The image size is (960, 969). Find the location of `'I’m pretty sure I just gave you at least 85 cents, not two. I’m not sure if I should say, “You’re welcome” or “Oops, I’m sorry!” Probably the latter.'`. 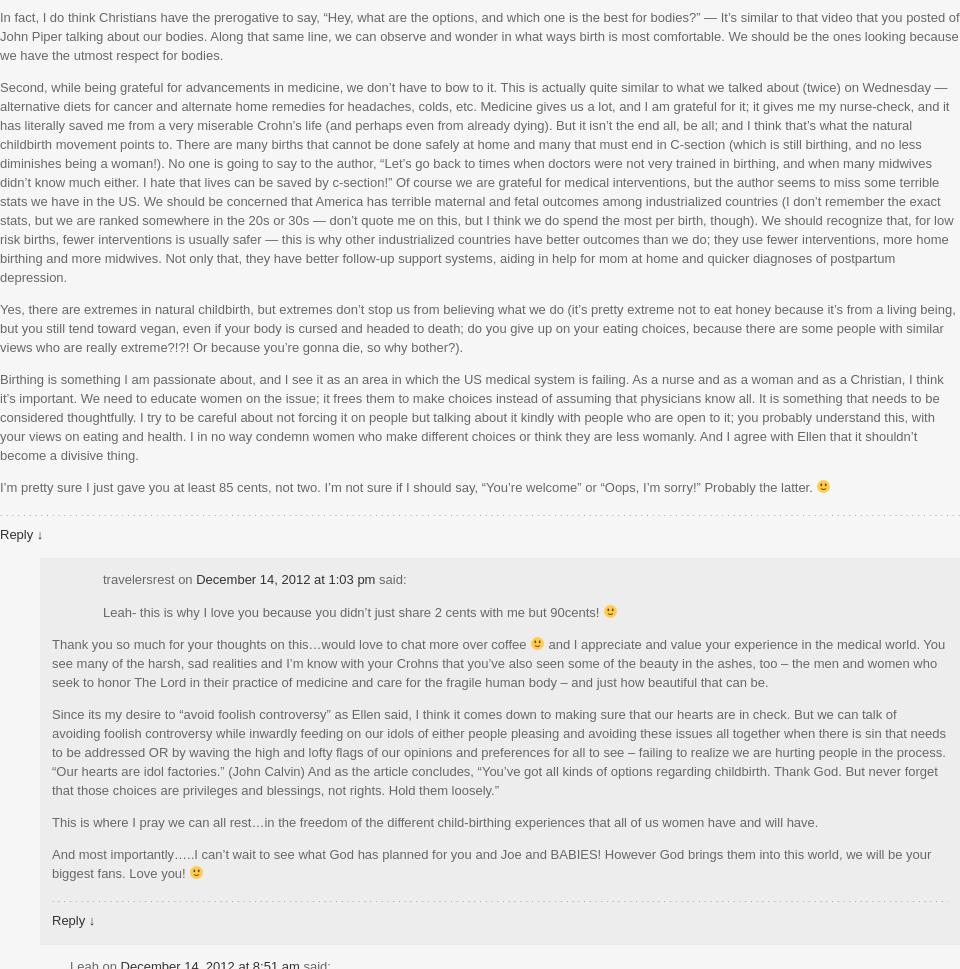

'I’m pretty sure I just gave you at least 85 cents, not two. I’m not sure if I should say, “You’re welcome” or “Oops, I’m sorry!” Probably the latter.' is located at coordinates (407, 485).